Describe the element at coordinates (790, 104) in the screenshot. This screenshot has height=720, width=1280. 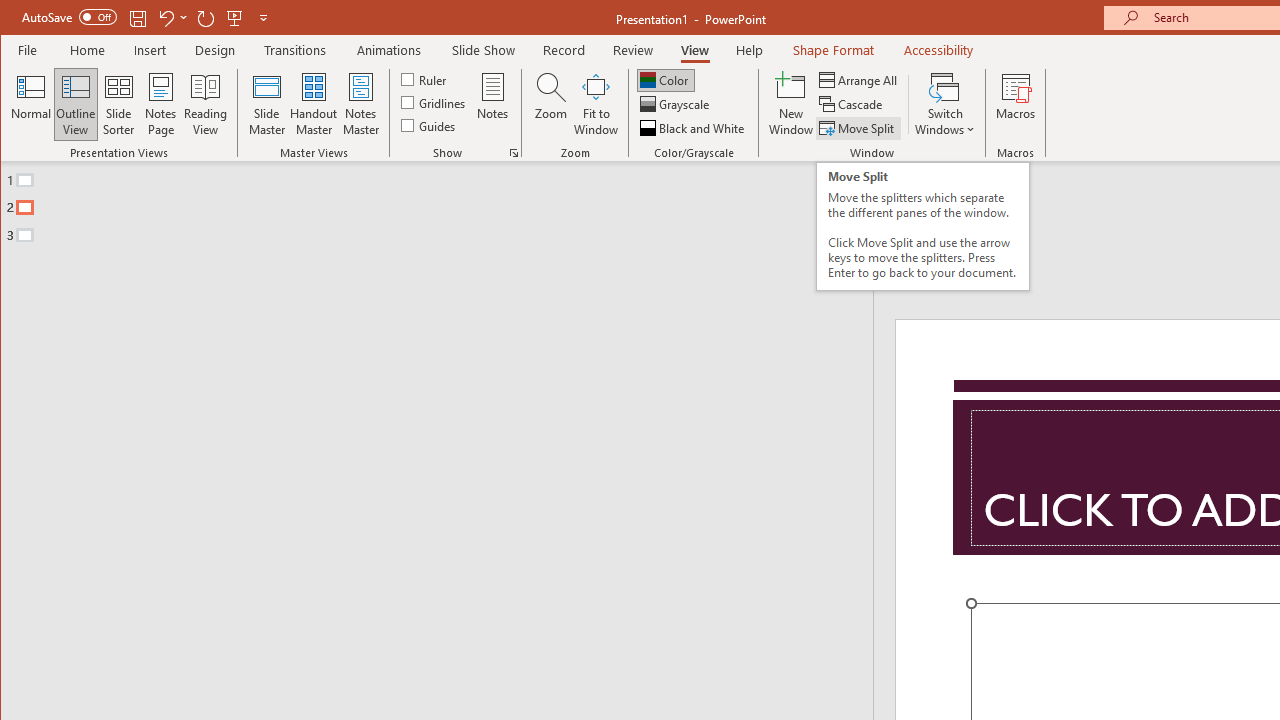
I see `'New Window'` at that location.